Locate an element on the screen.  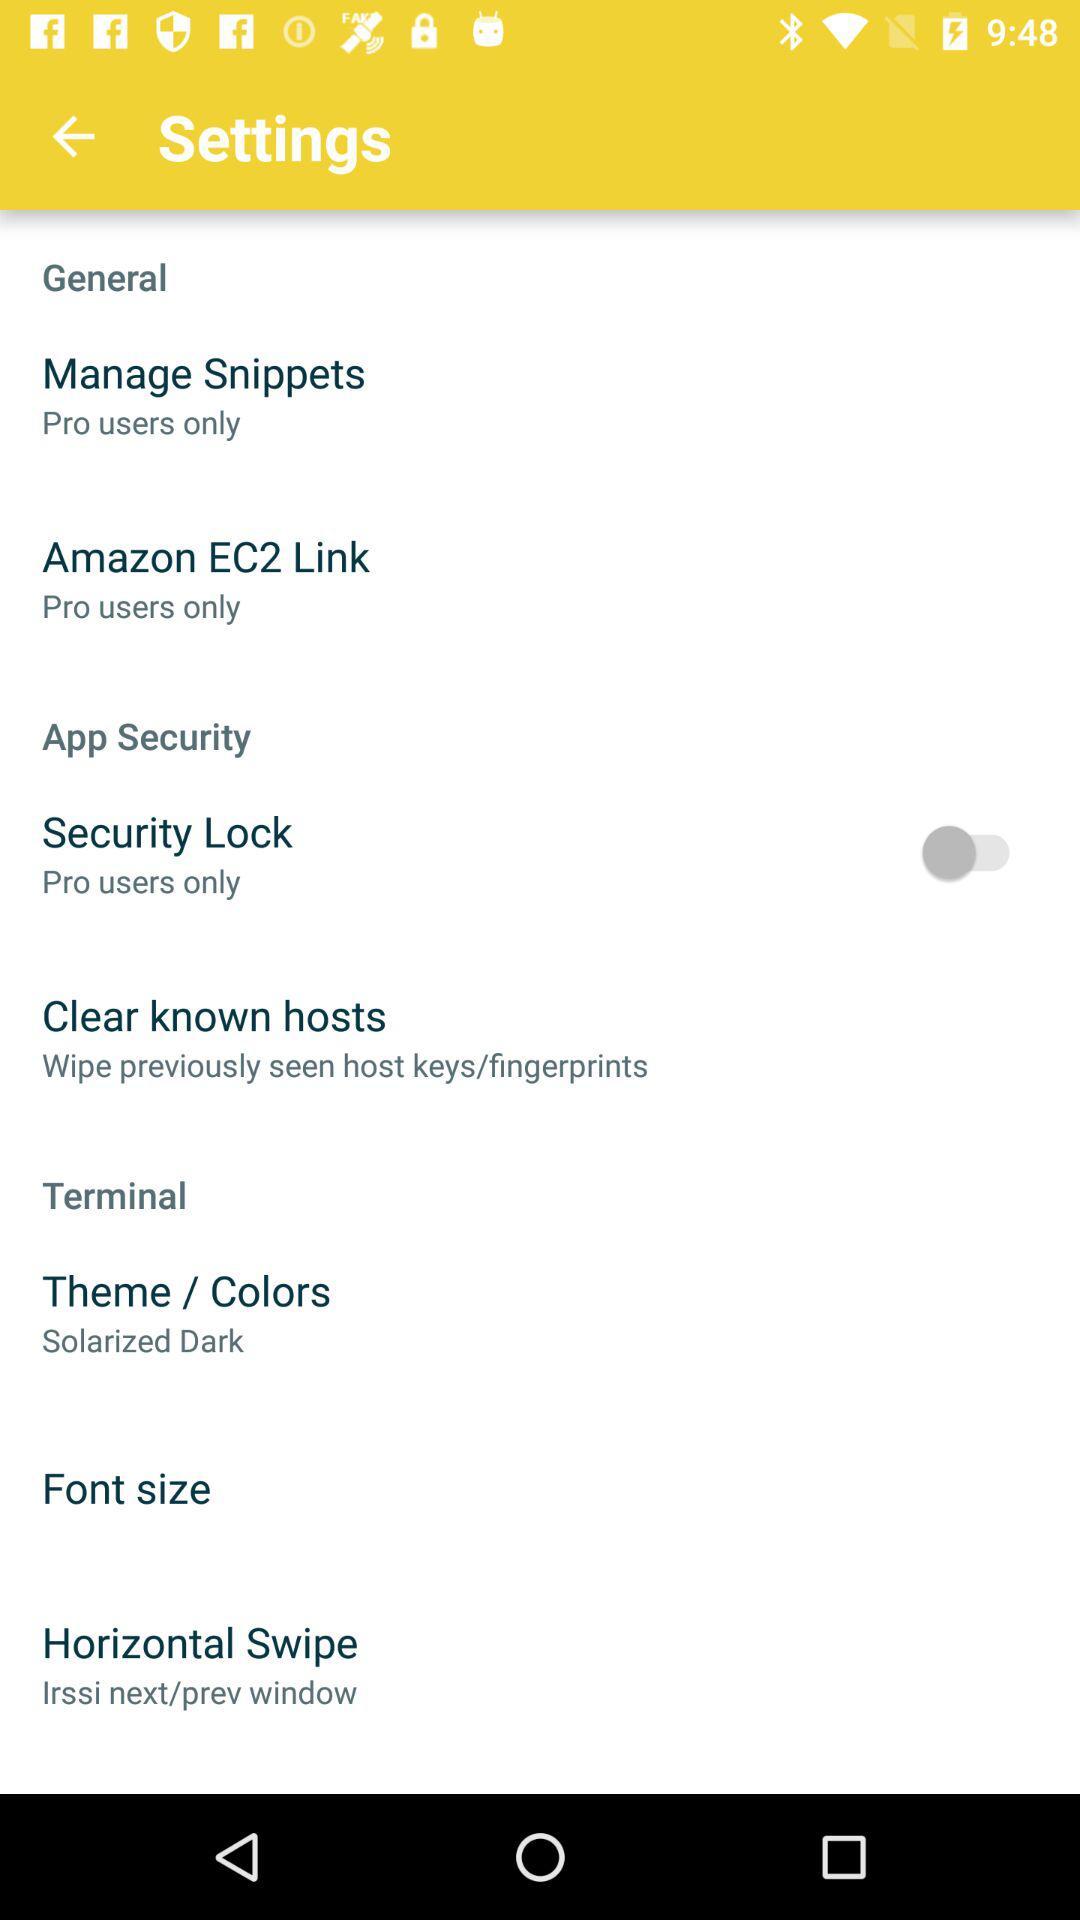
icon above solarized dark is located at coordinates (186, 1290).